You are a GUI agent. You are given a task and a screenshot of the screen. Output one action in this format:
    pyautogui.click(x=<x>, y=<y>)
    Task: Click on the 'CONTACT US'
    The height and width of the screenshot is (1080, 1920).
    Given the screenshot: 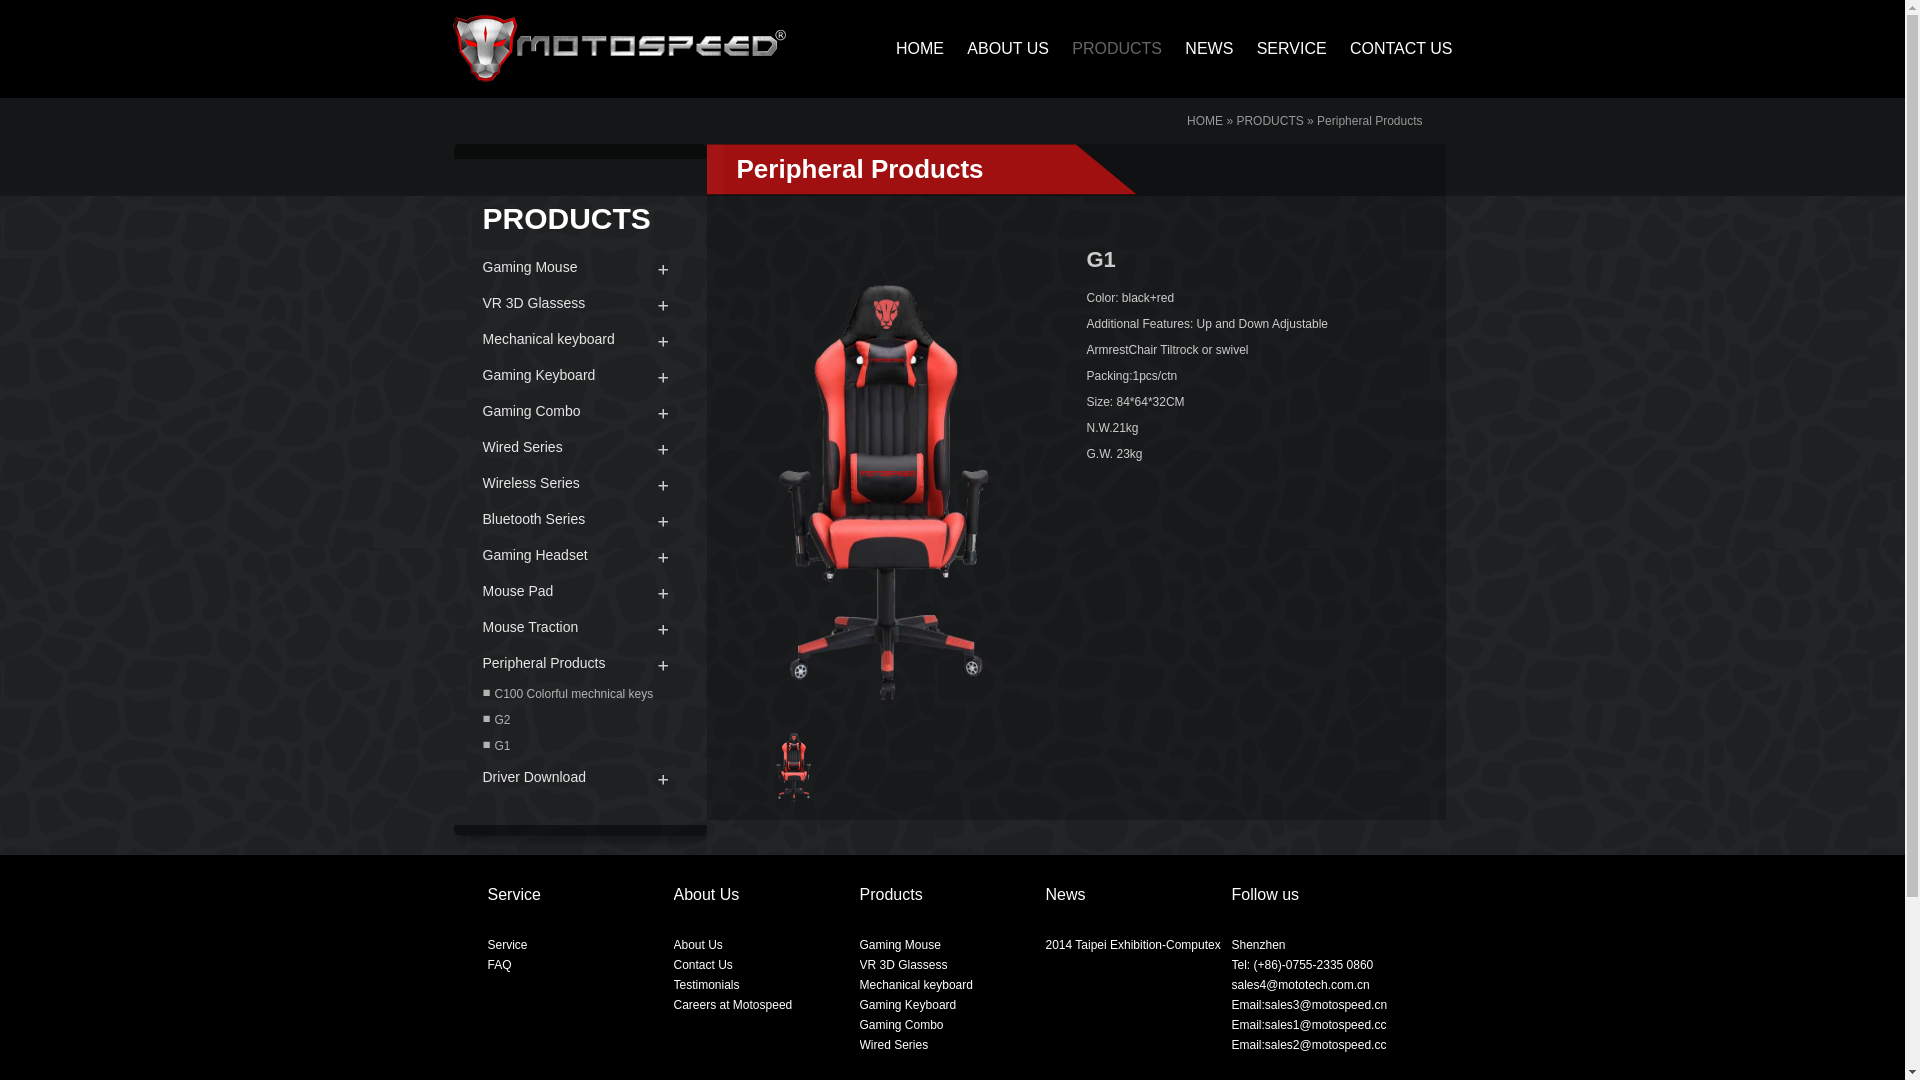 What is the action you would take?
    pyautogui.click(x=1390, y=47)
    